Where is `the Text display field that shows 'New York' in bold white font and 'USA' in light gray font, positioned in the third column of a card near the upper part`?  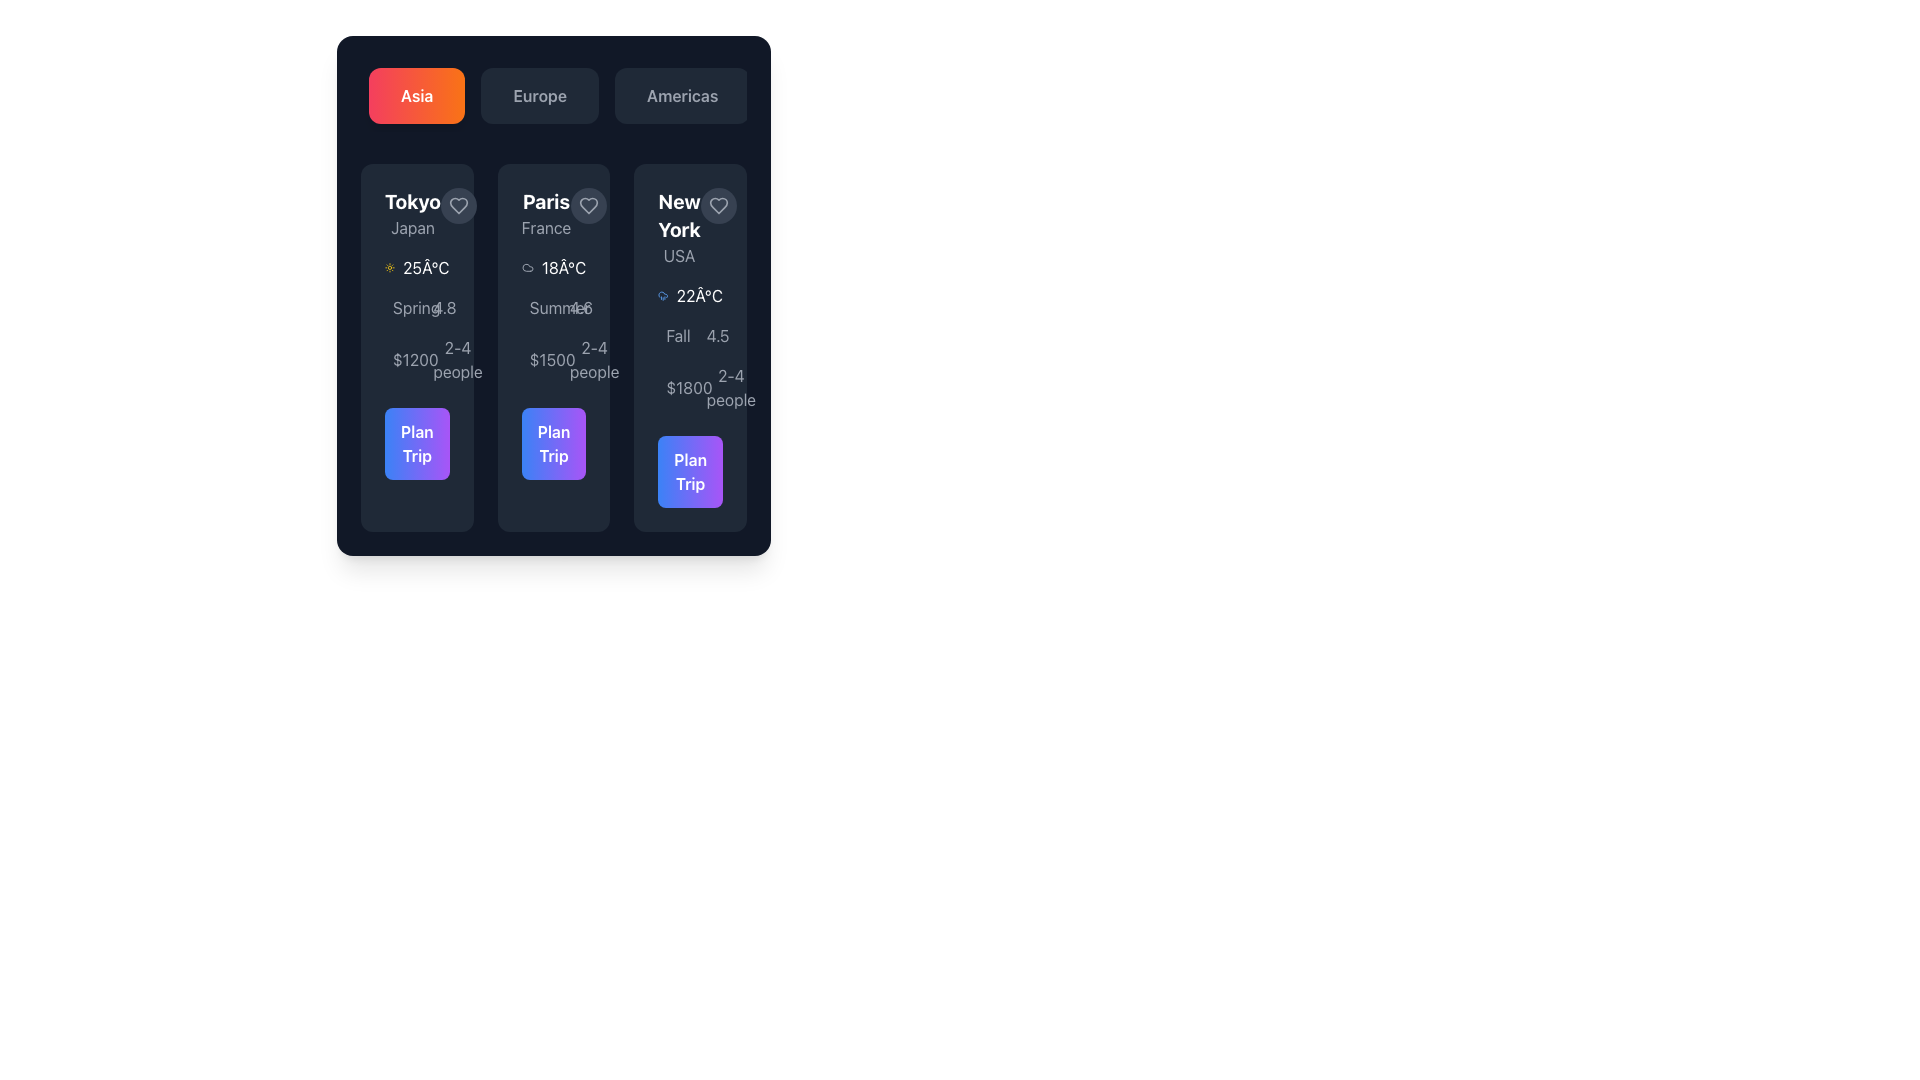
the Text display field that shows 'New York' in bold white font and 'USA' in light gray font, positioned in the third column of a card near the upper part is located at coordinates (679, 226).